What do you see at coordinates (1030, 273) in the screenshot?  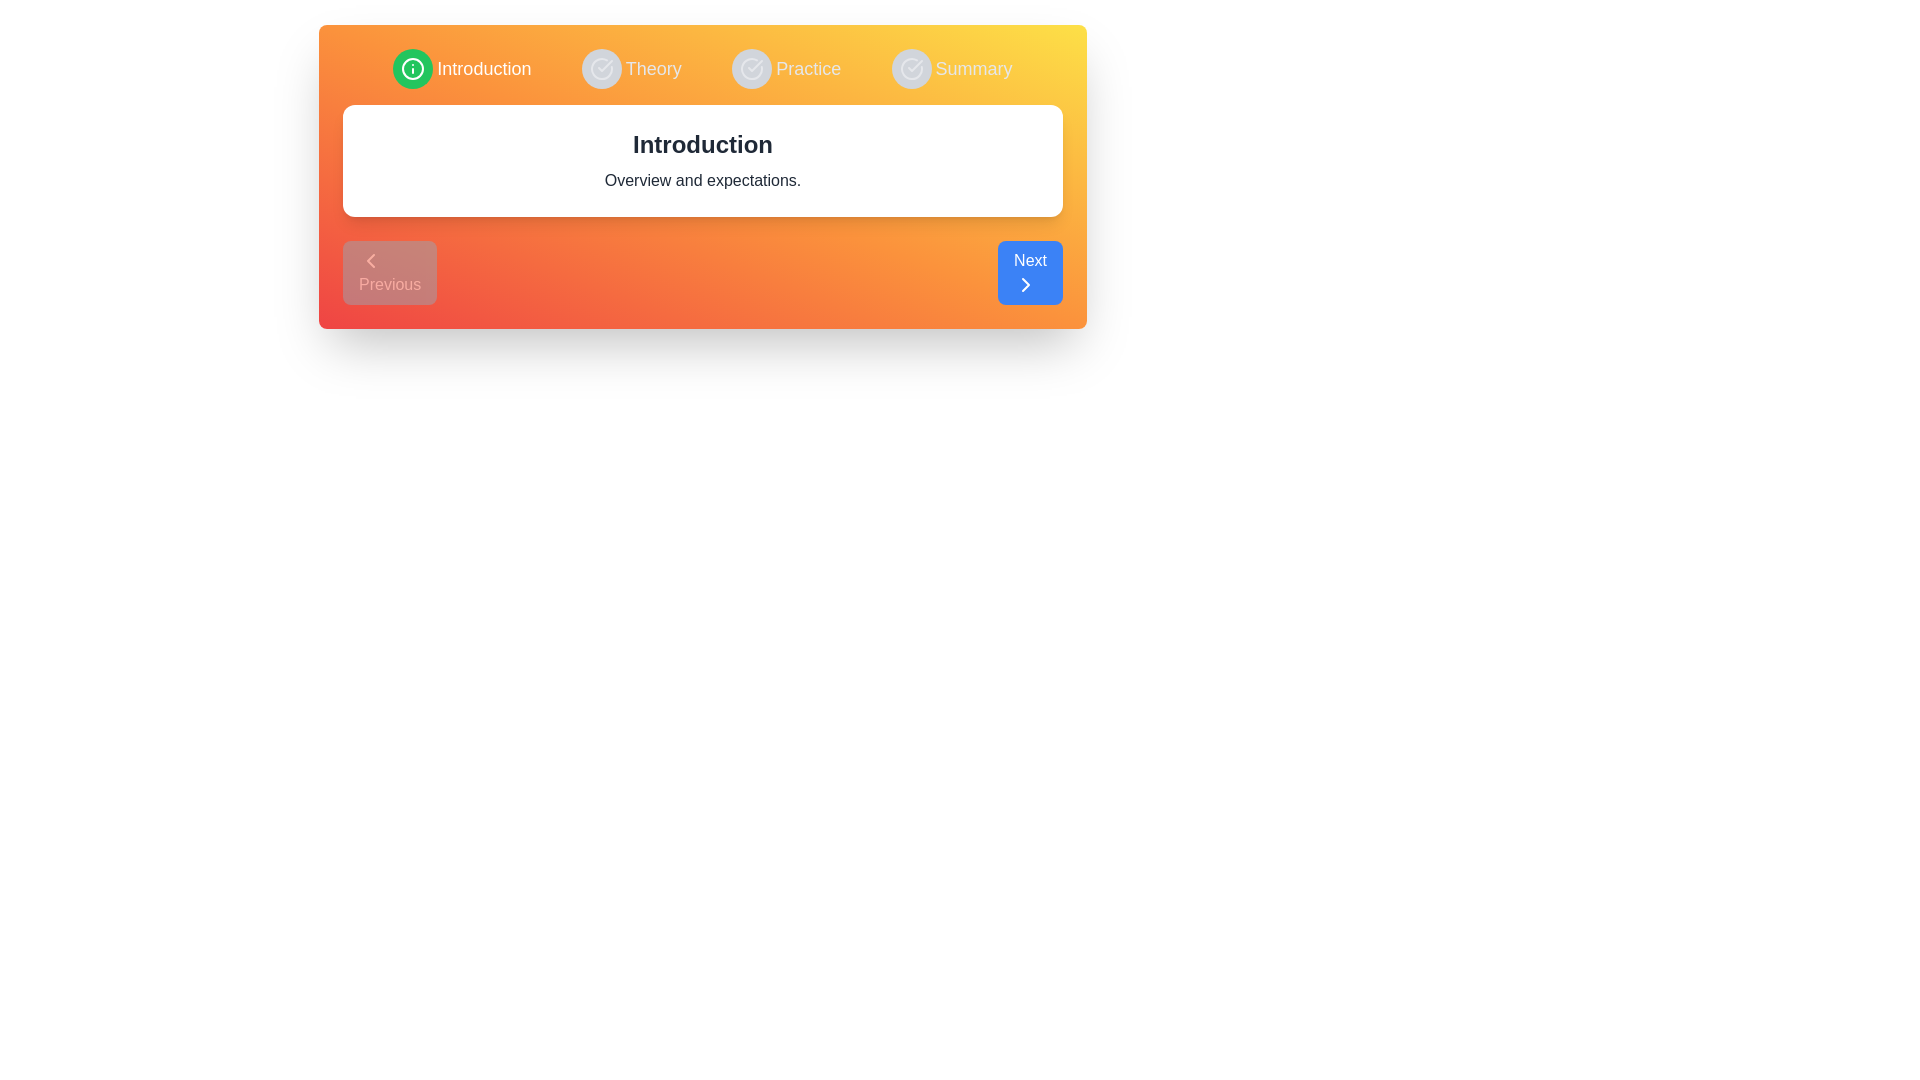 I see `'Next' button to navigate to the next stage` at bounding box center [1030, 273].